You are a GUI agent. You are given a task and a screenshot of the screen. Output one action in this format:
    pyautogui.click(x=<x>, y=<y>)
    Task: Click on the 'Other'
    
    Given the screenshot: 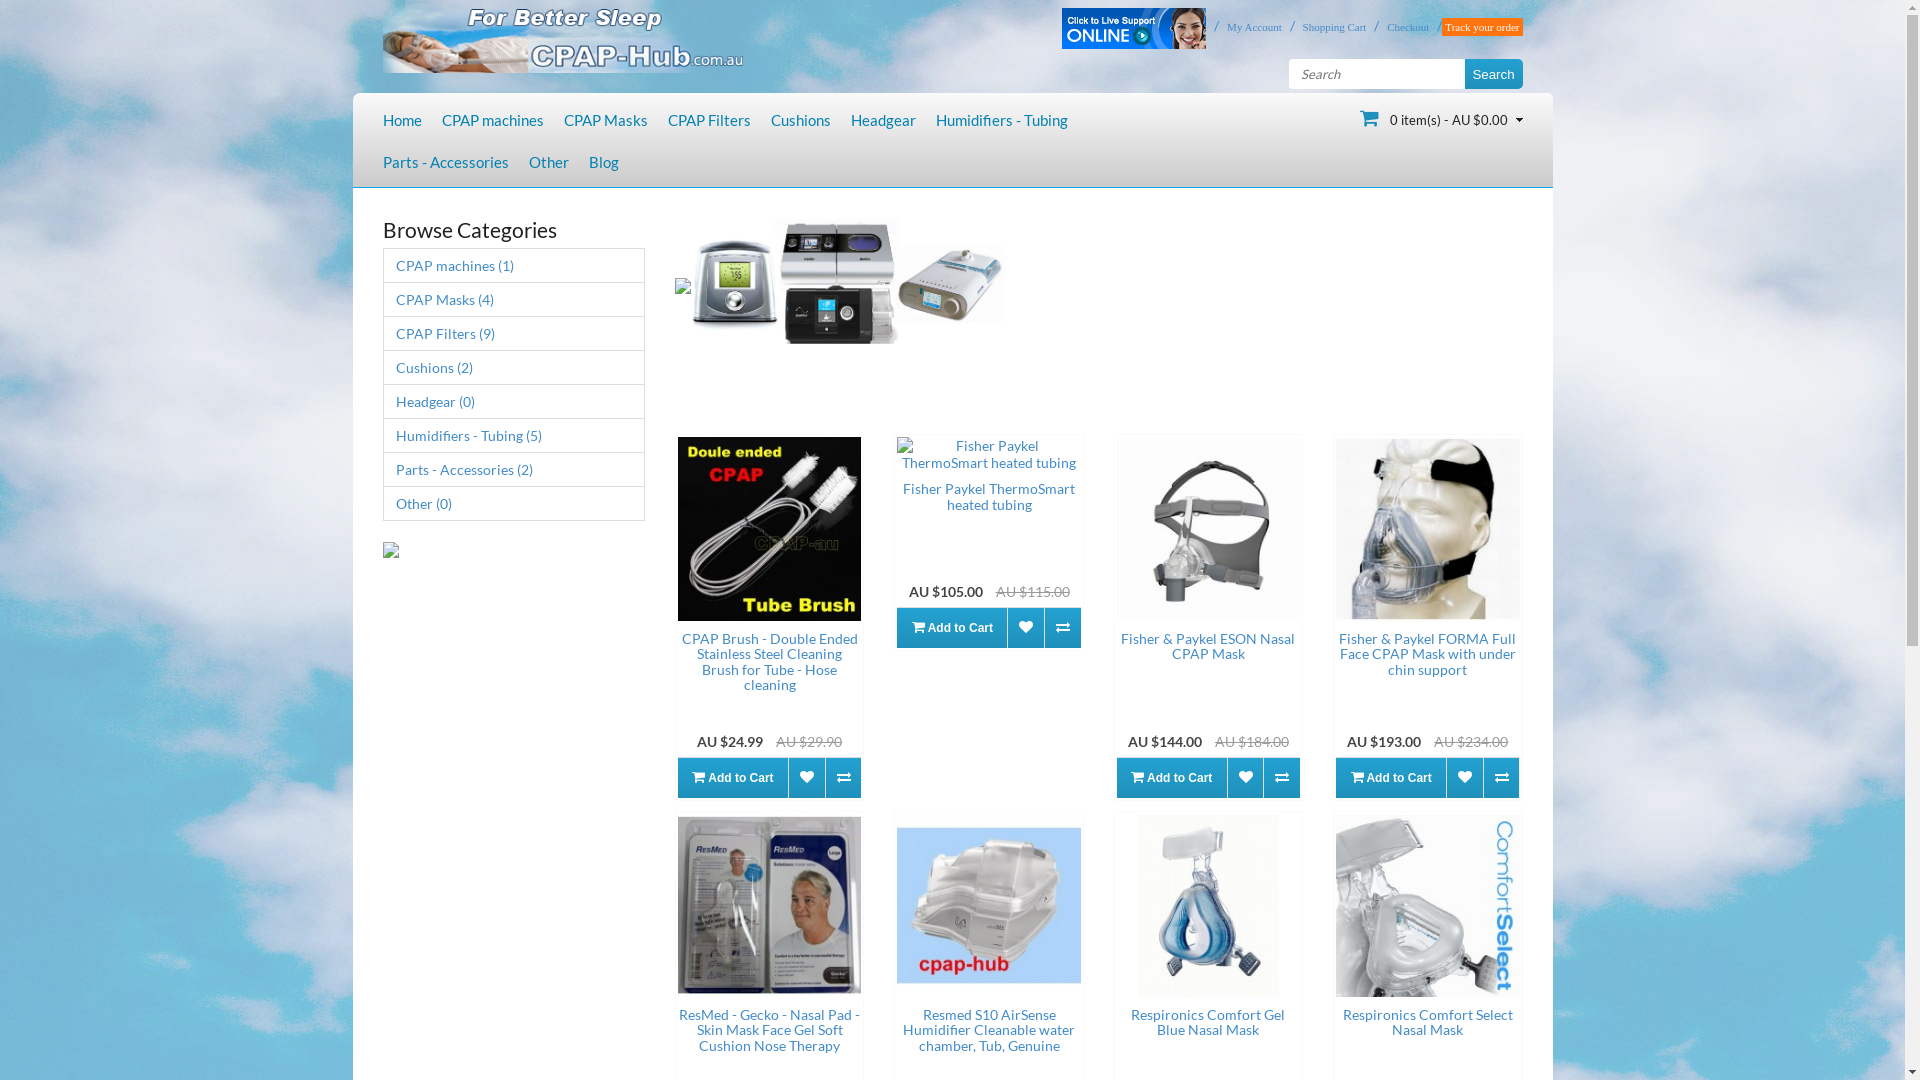 What is the action you would take?
    pyautogui.click(x=547, y=161)
    